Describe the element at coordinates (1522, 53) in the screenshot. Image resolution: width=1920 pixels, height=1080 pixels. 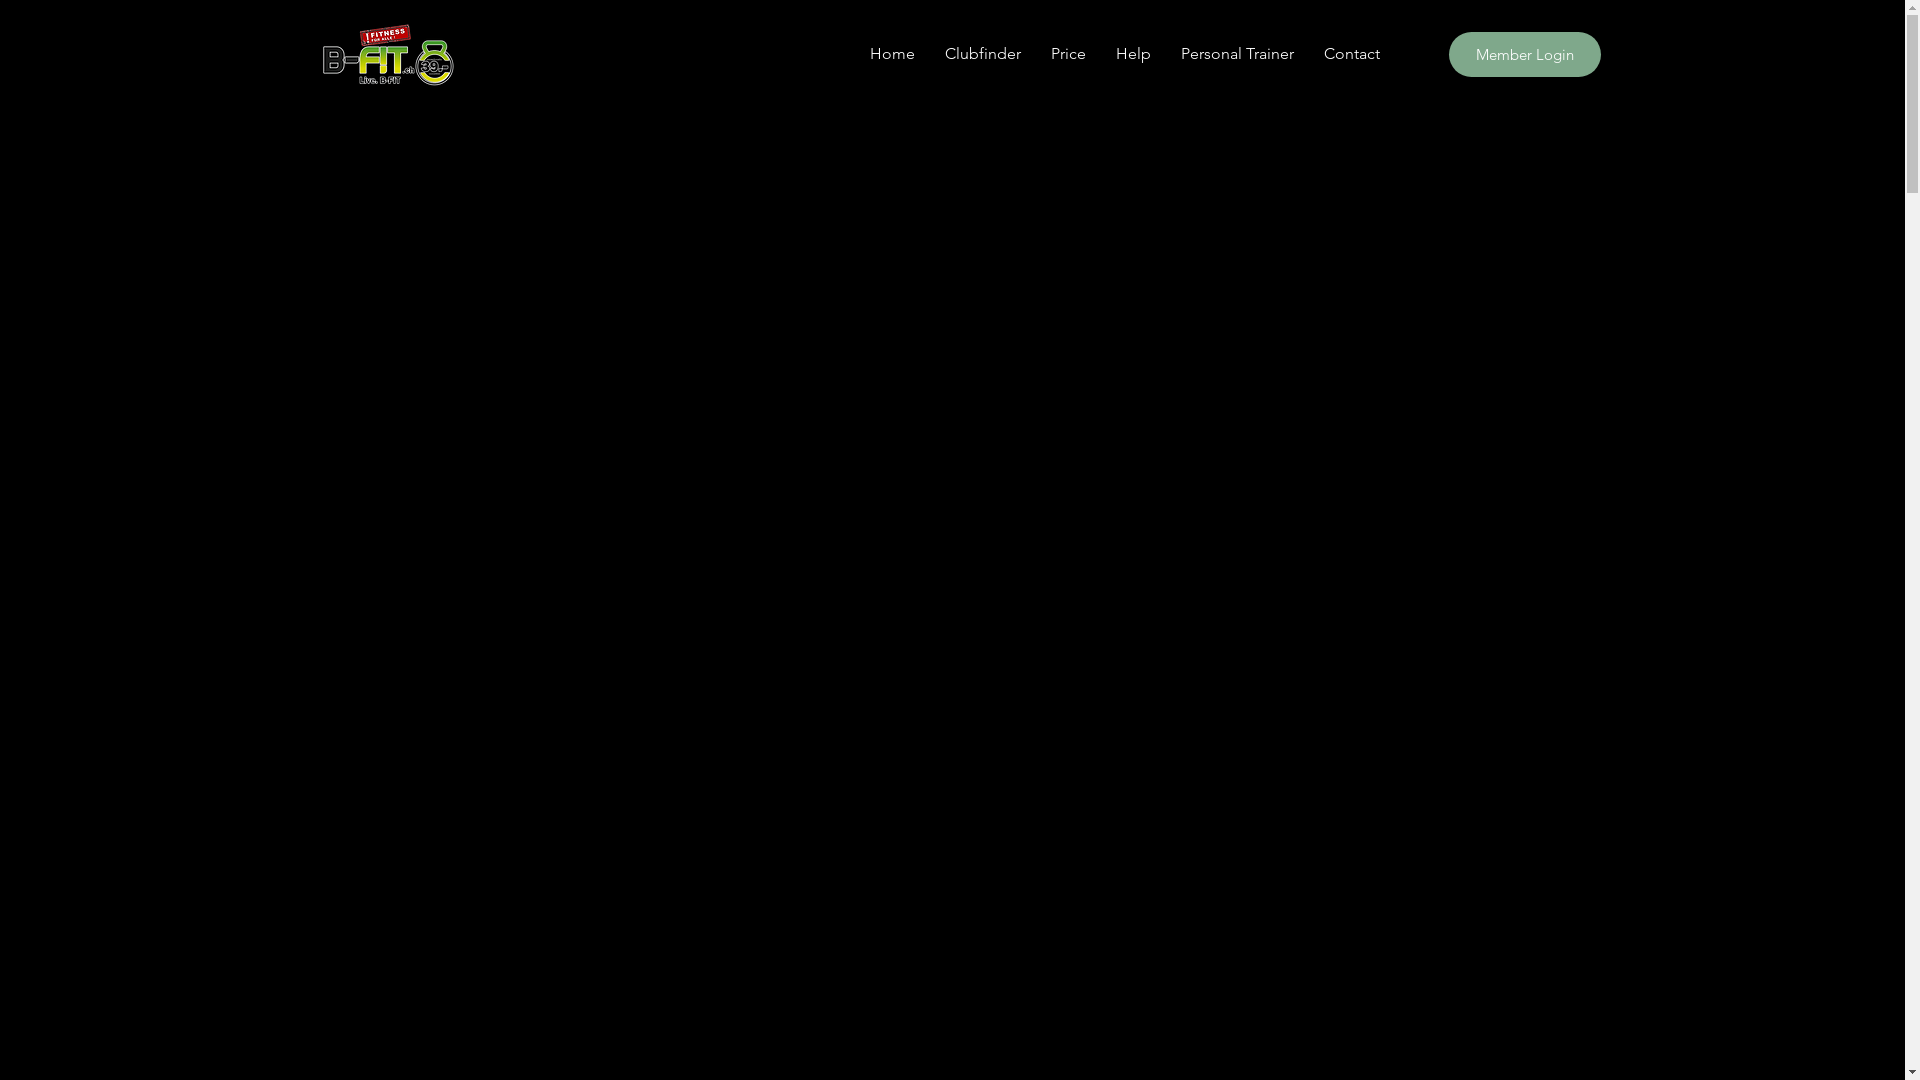
I see `'Member Login'` at that location.